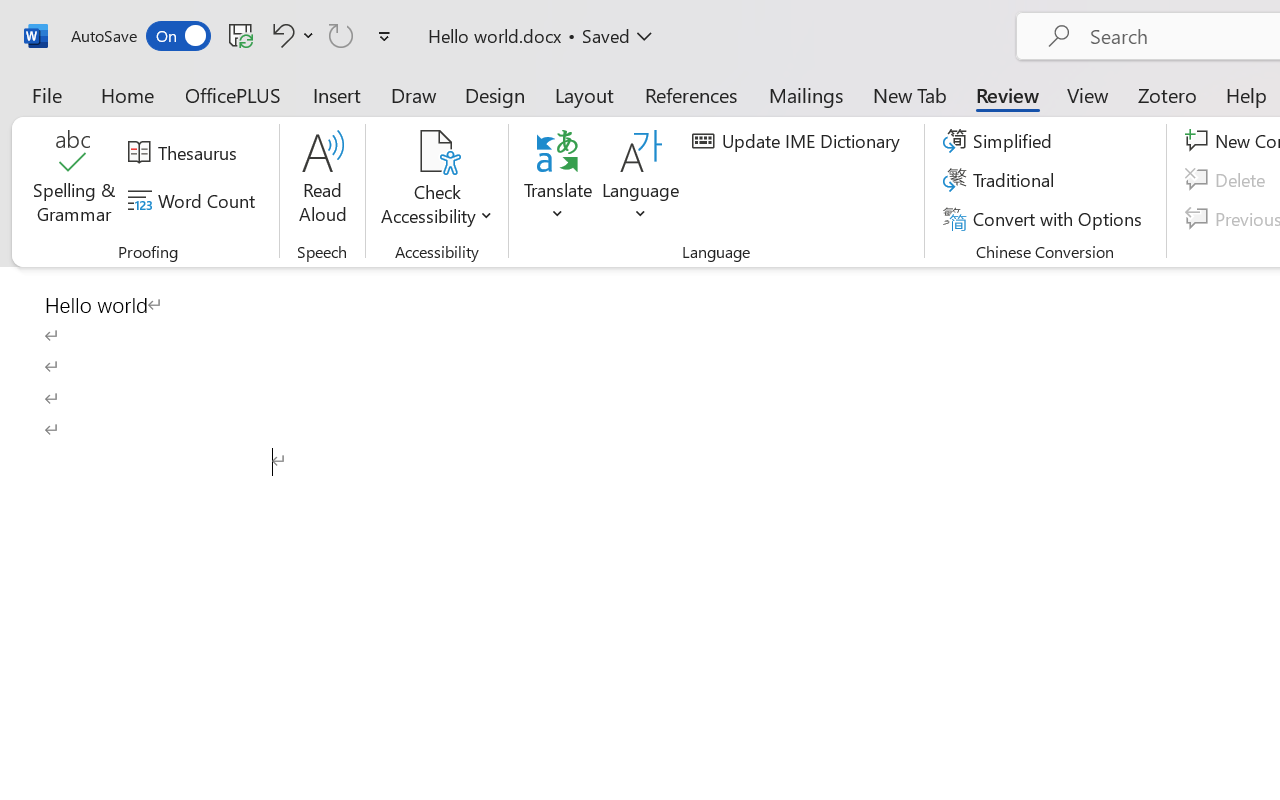  What do you see at coordinates (495, 94) in the screenshot?
I see `'Design'` at bounding box center [495, 94].